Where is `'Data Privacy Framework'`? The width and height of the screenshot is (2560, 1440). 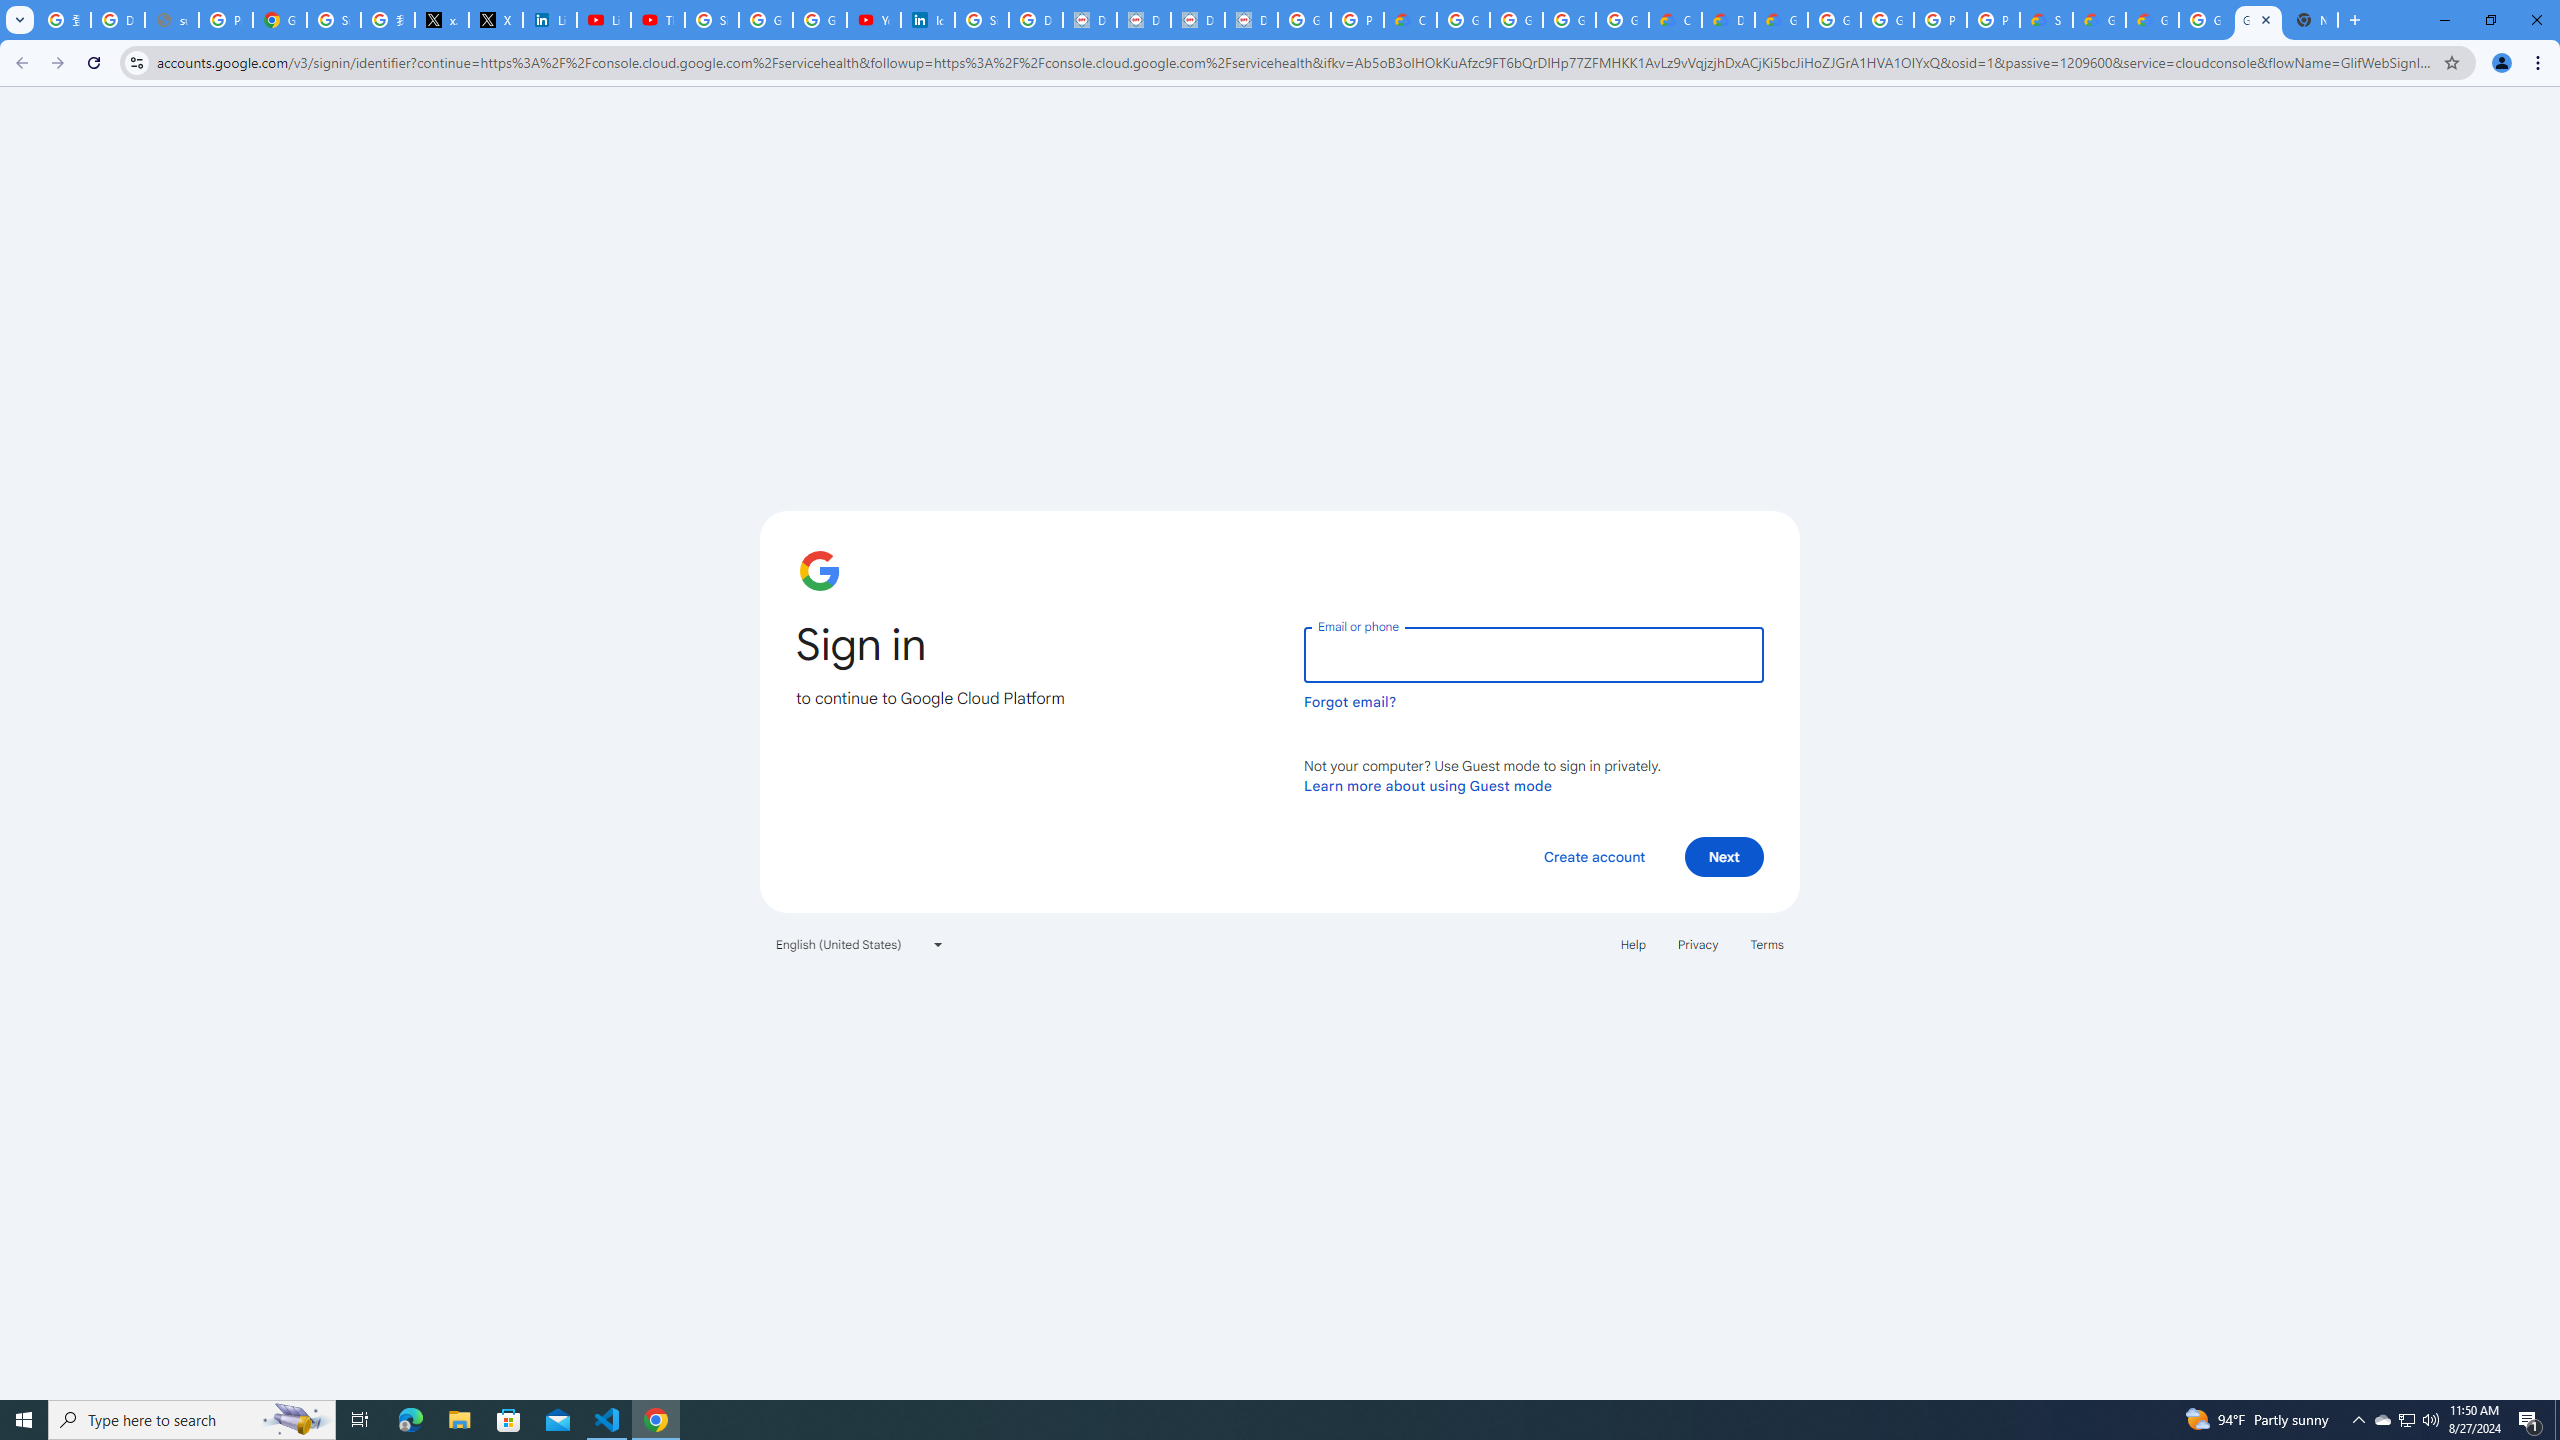
'Data Privacy Framework' is located at coordinates (1089, 19).